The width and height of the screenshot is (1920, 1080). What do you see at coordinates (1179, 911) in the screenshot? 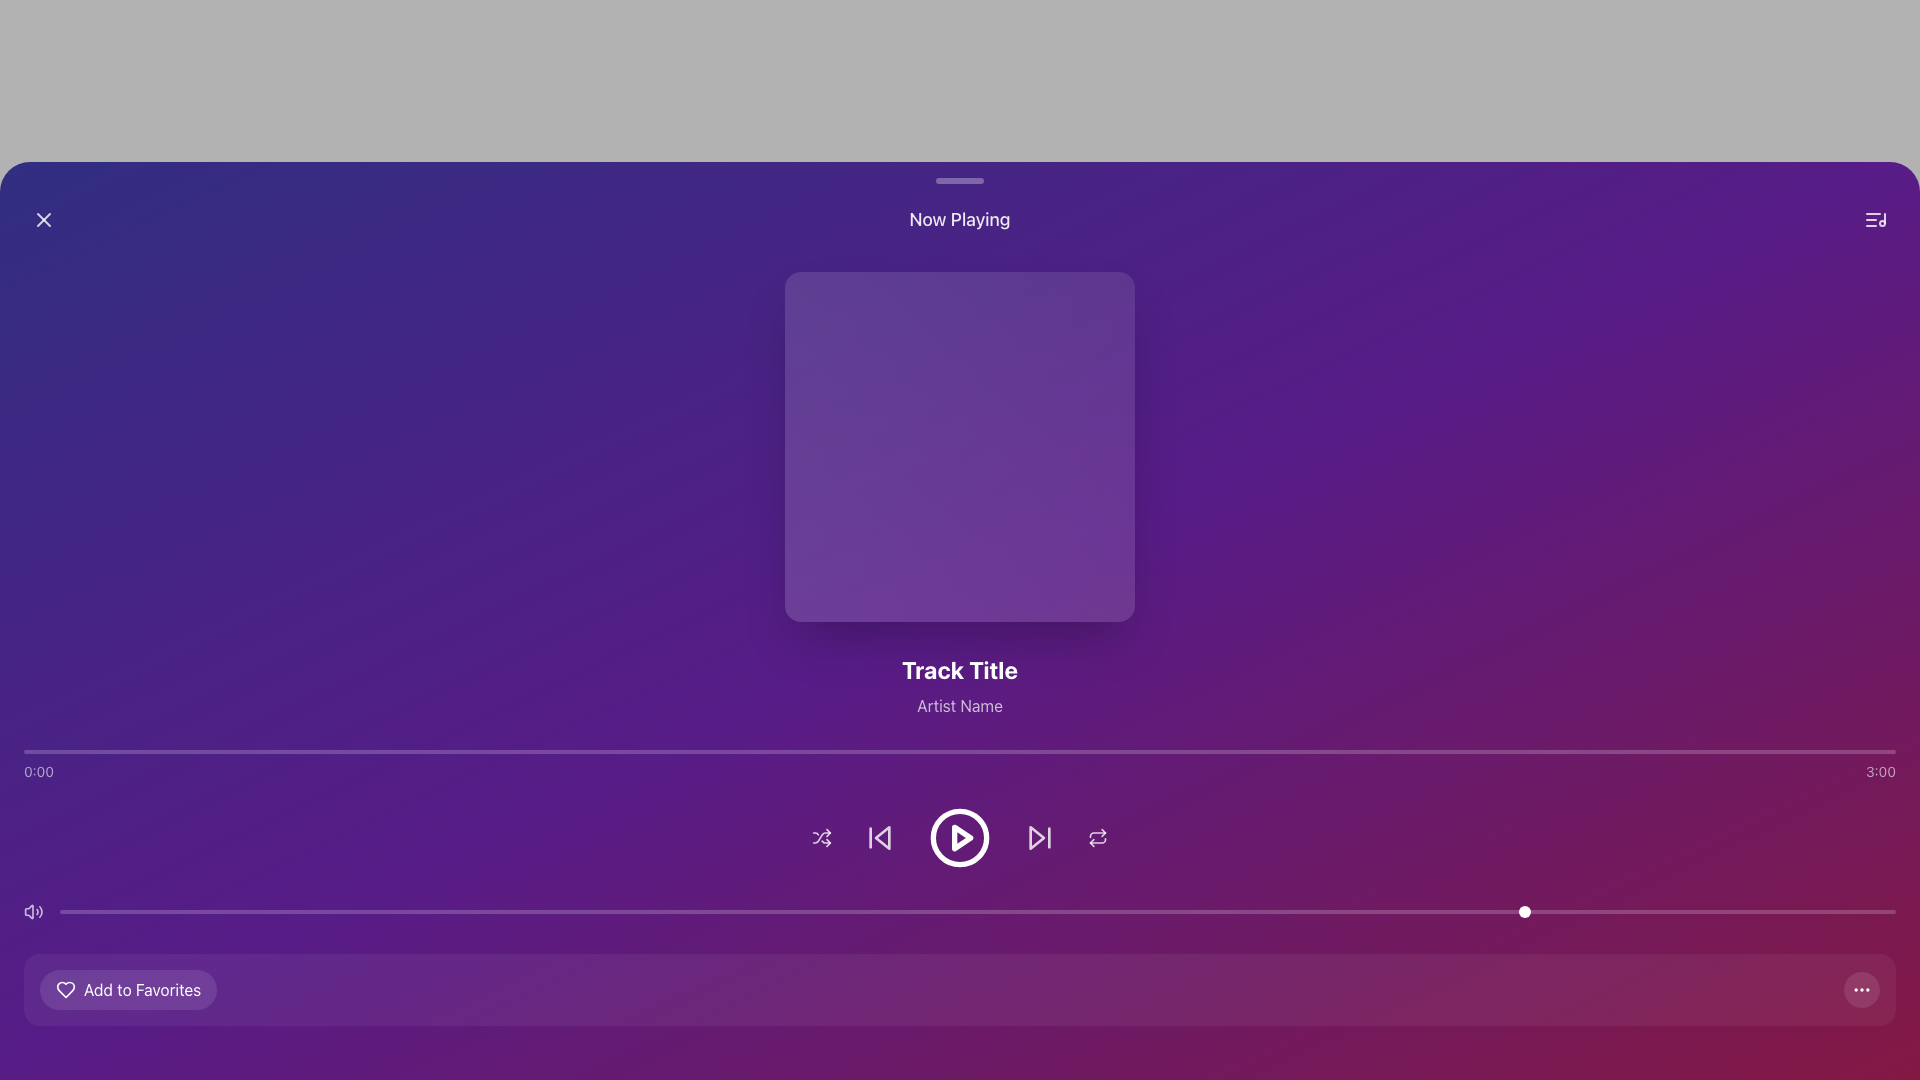
I see `the slider value` at bounding box center [1179, 911].